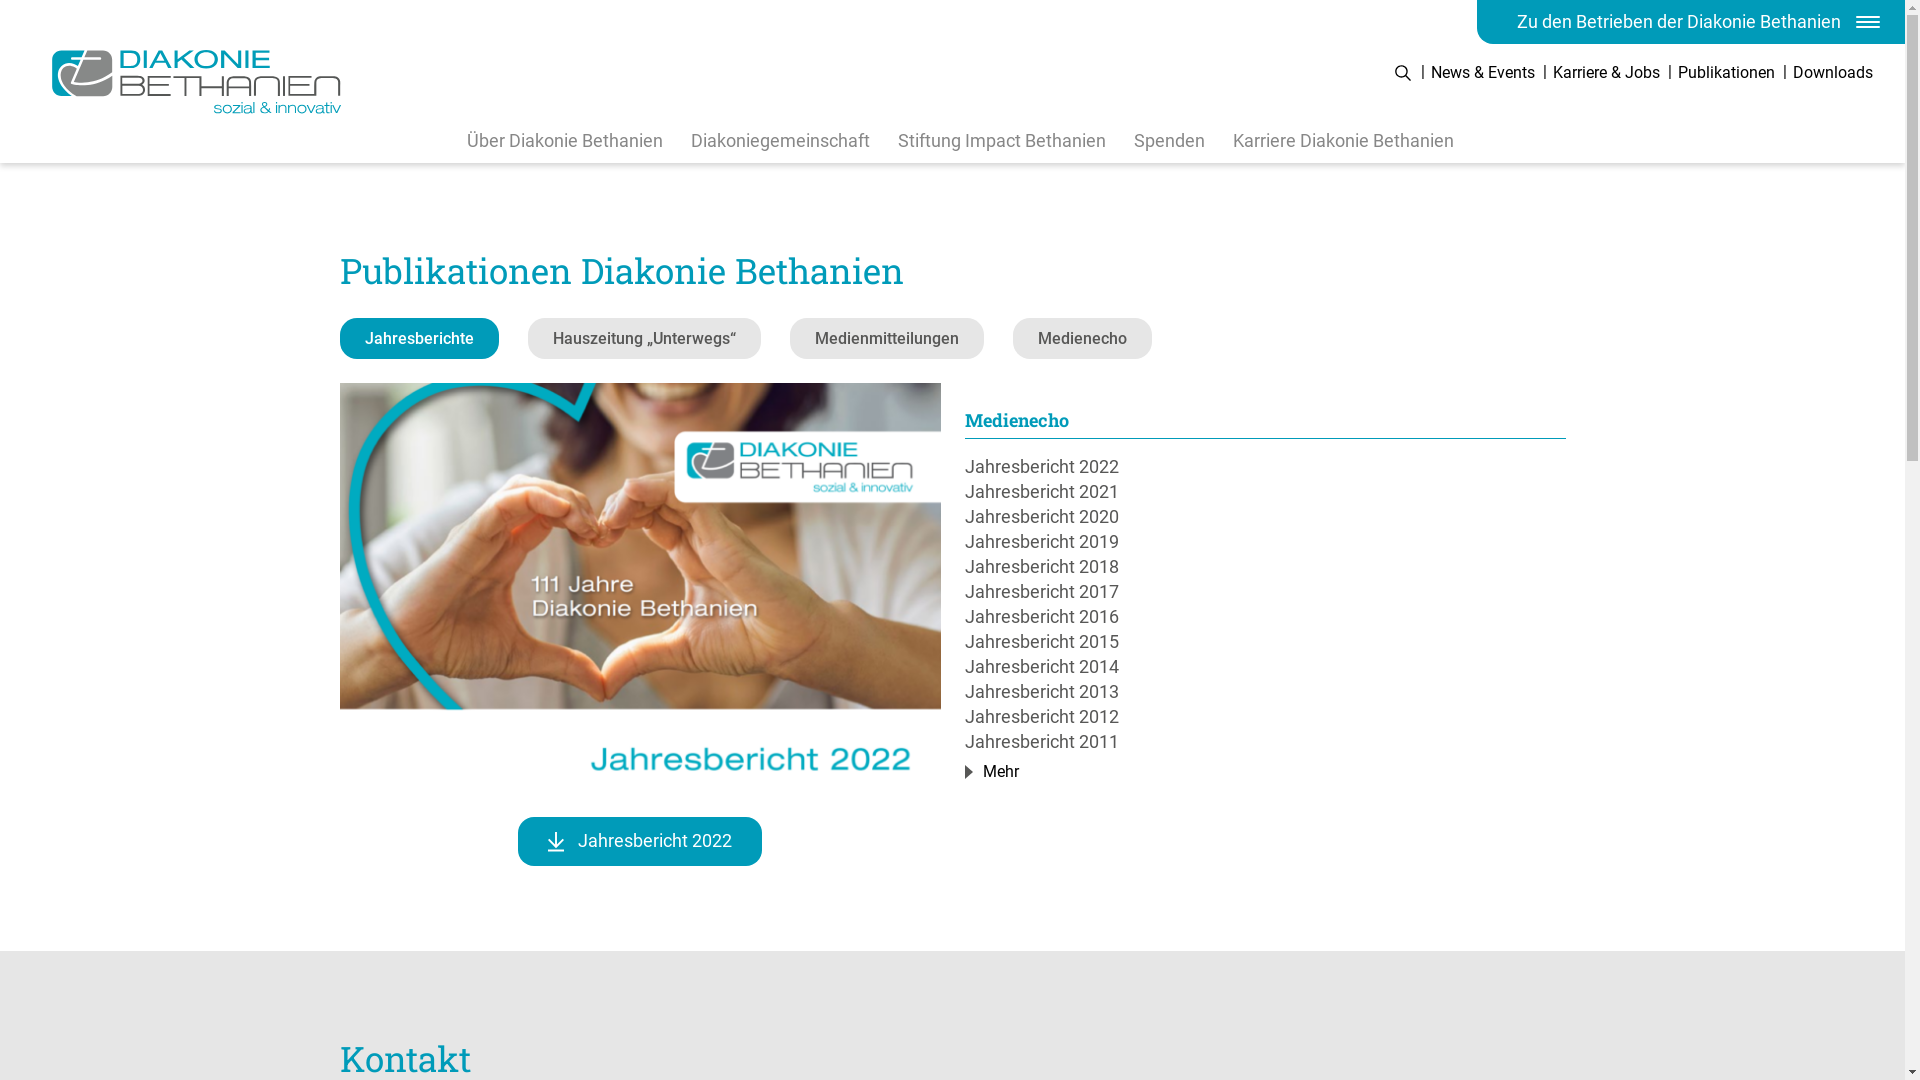 The image size is (1920, 1080). I want to click on 'Jahresbericht 2022', so click(638, 841).